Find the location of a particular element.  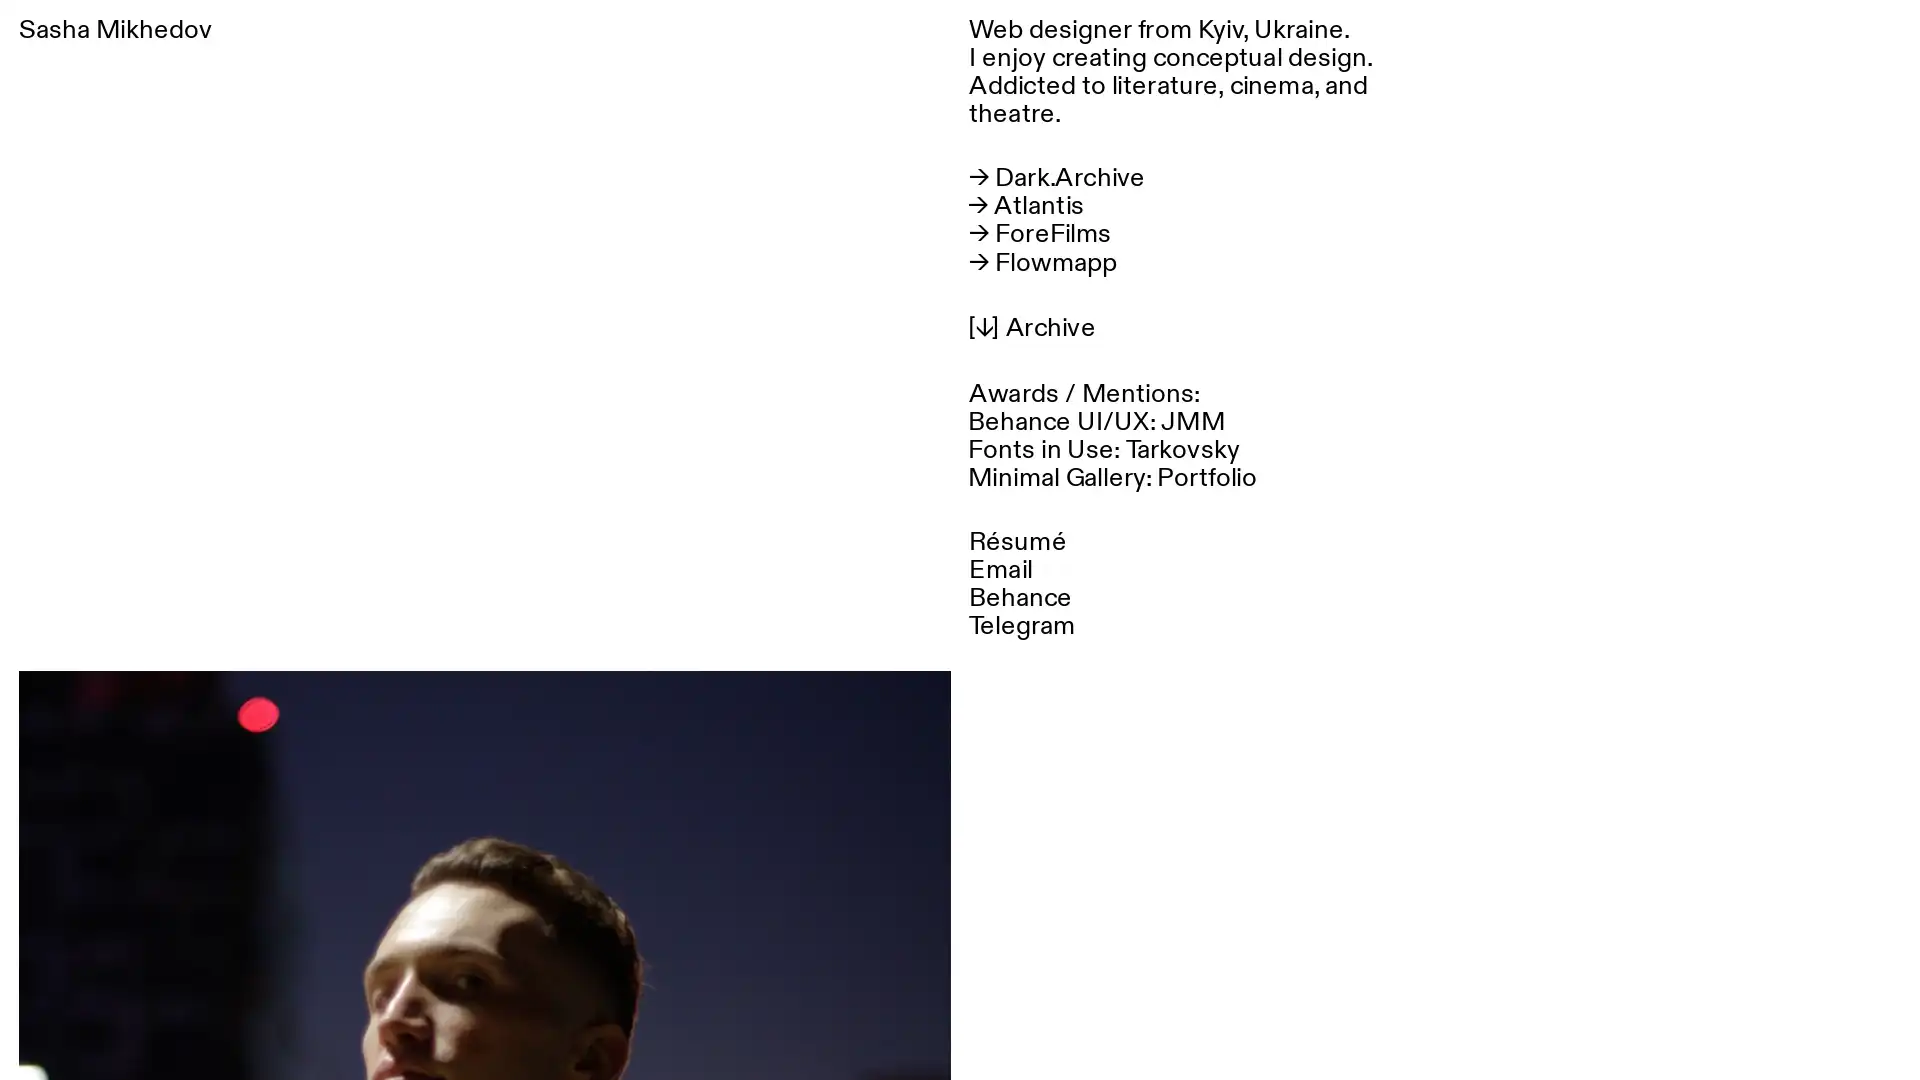

Close is located at coordinates (1882, 38).